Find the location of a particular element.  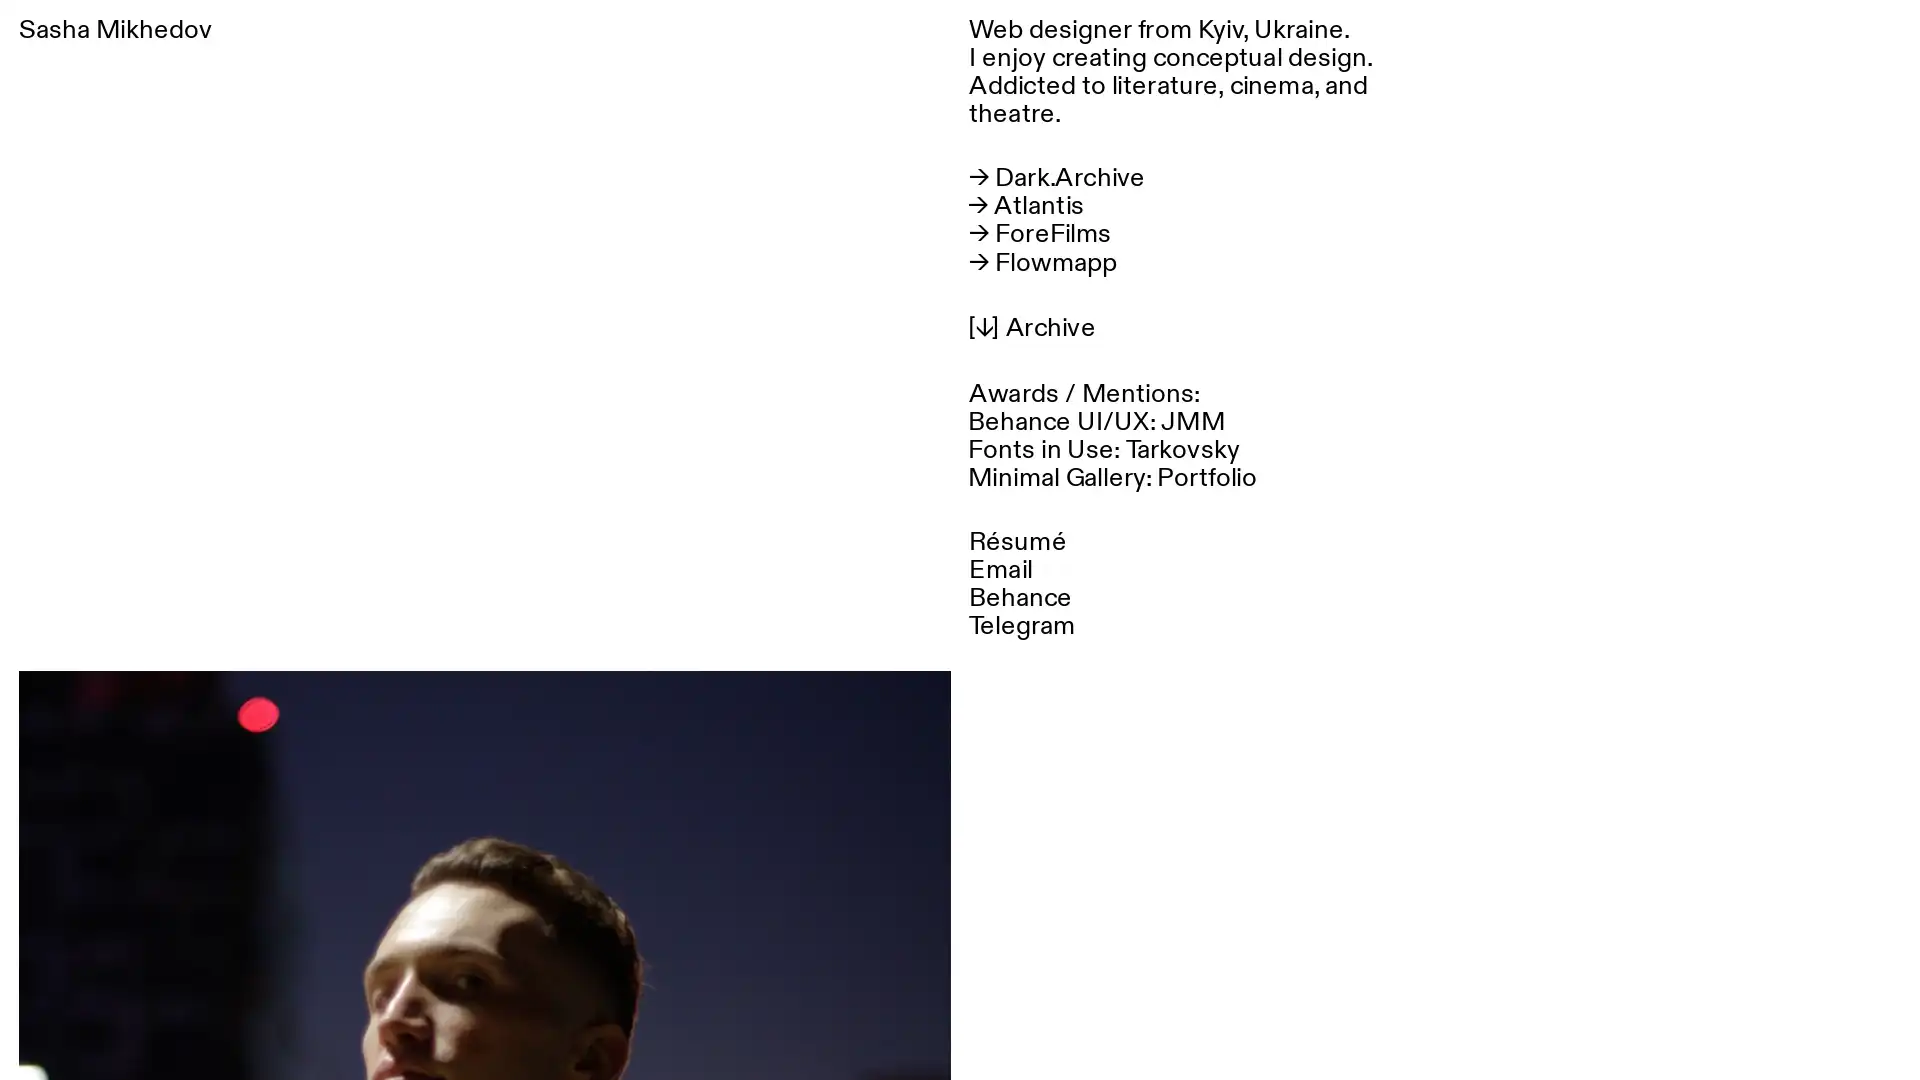

Close is located at coordinates (1882, 38).